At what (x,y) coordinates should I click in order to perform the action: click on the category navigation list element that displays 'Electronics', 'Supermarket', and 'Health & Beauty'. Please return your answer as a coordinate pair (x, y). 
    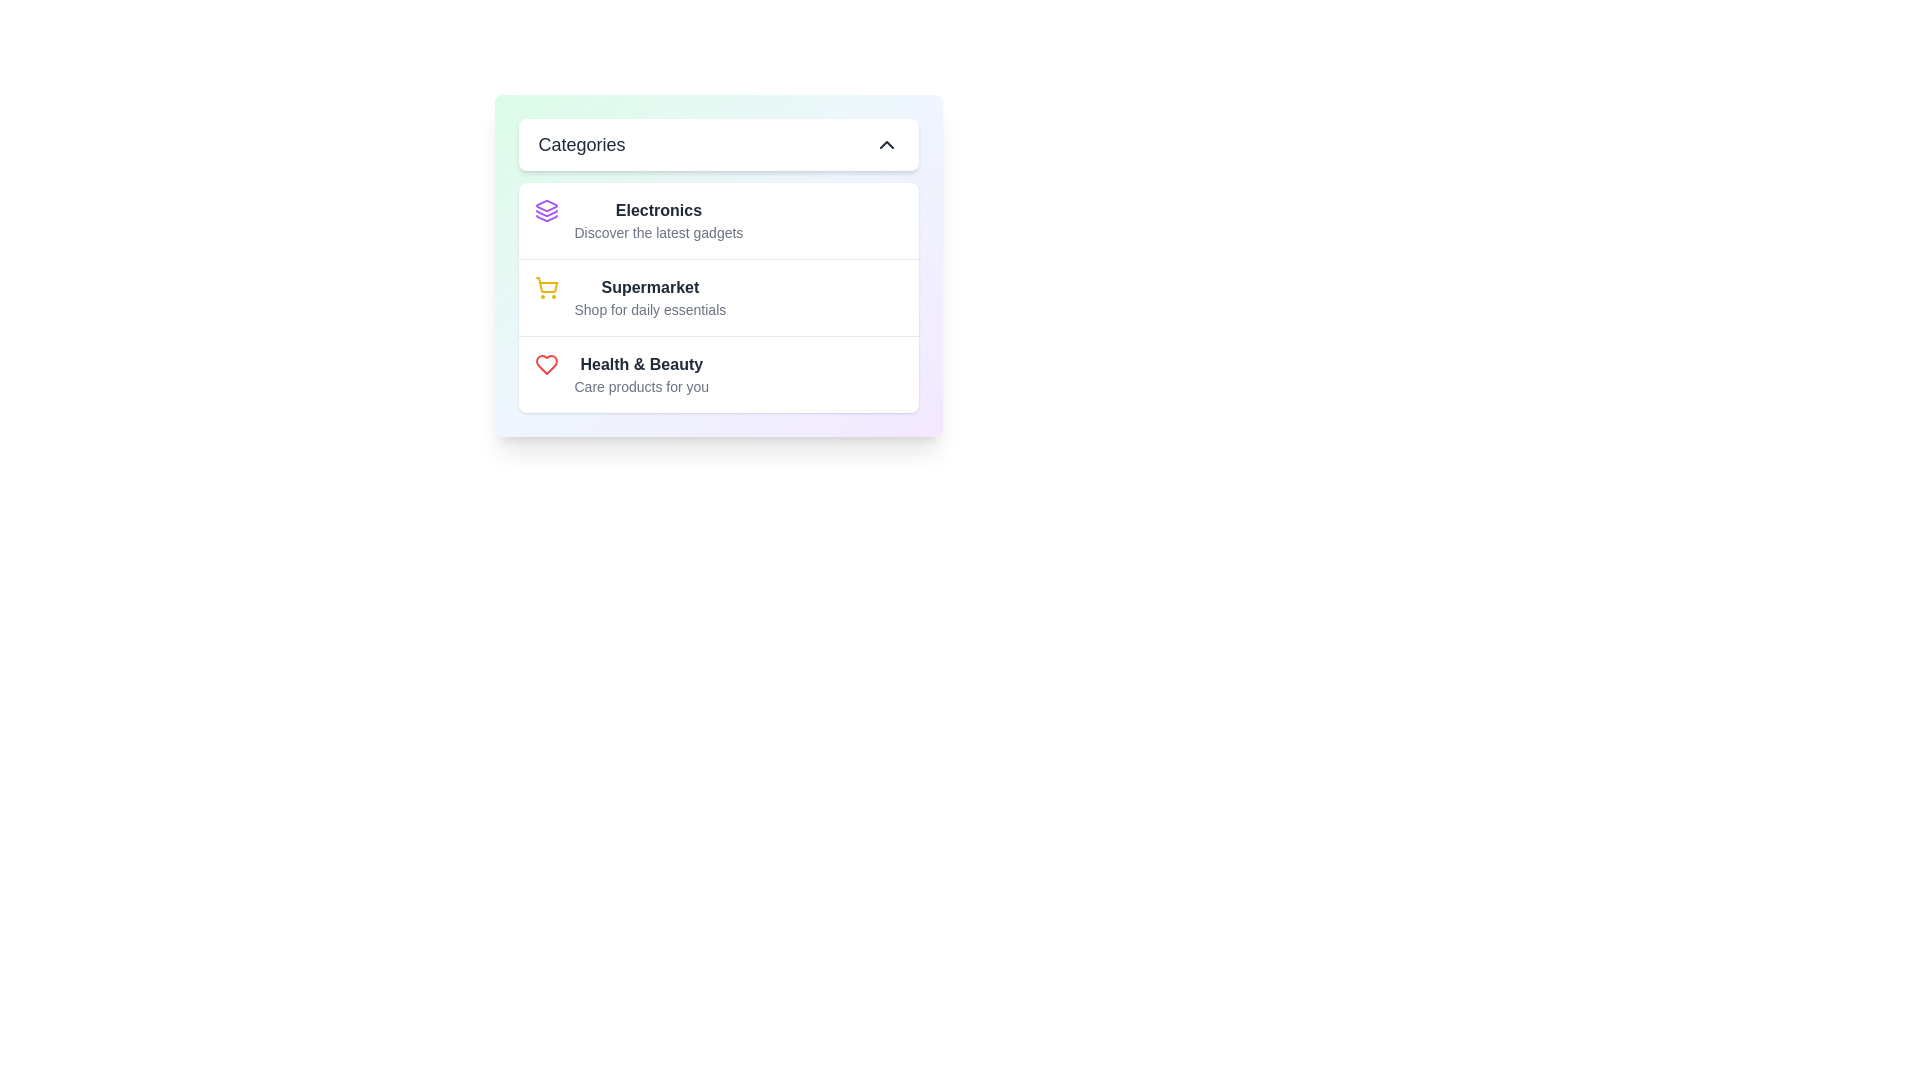
    Looking at the image, I should click on (718, 265).